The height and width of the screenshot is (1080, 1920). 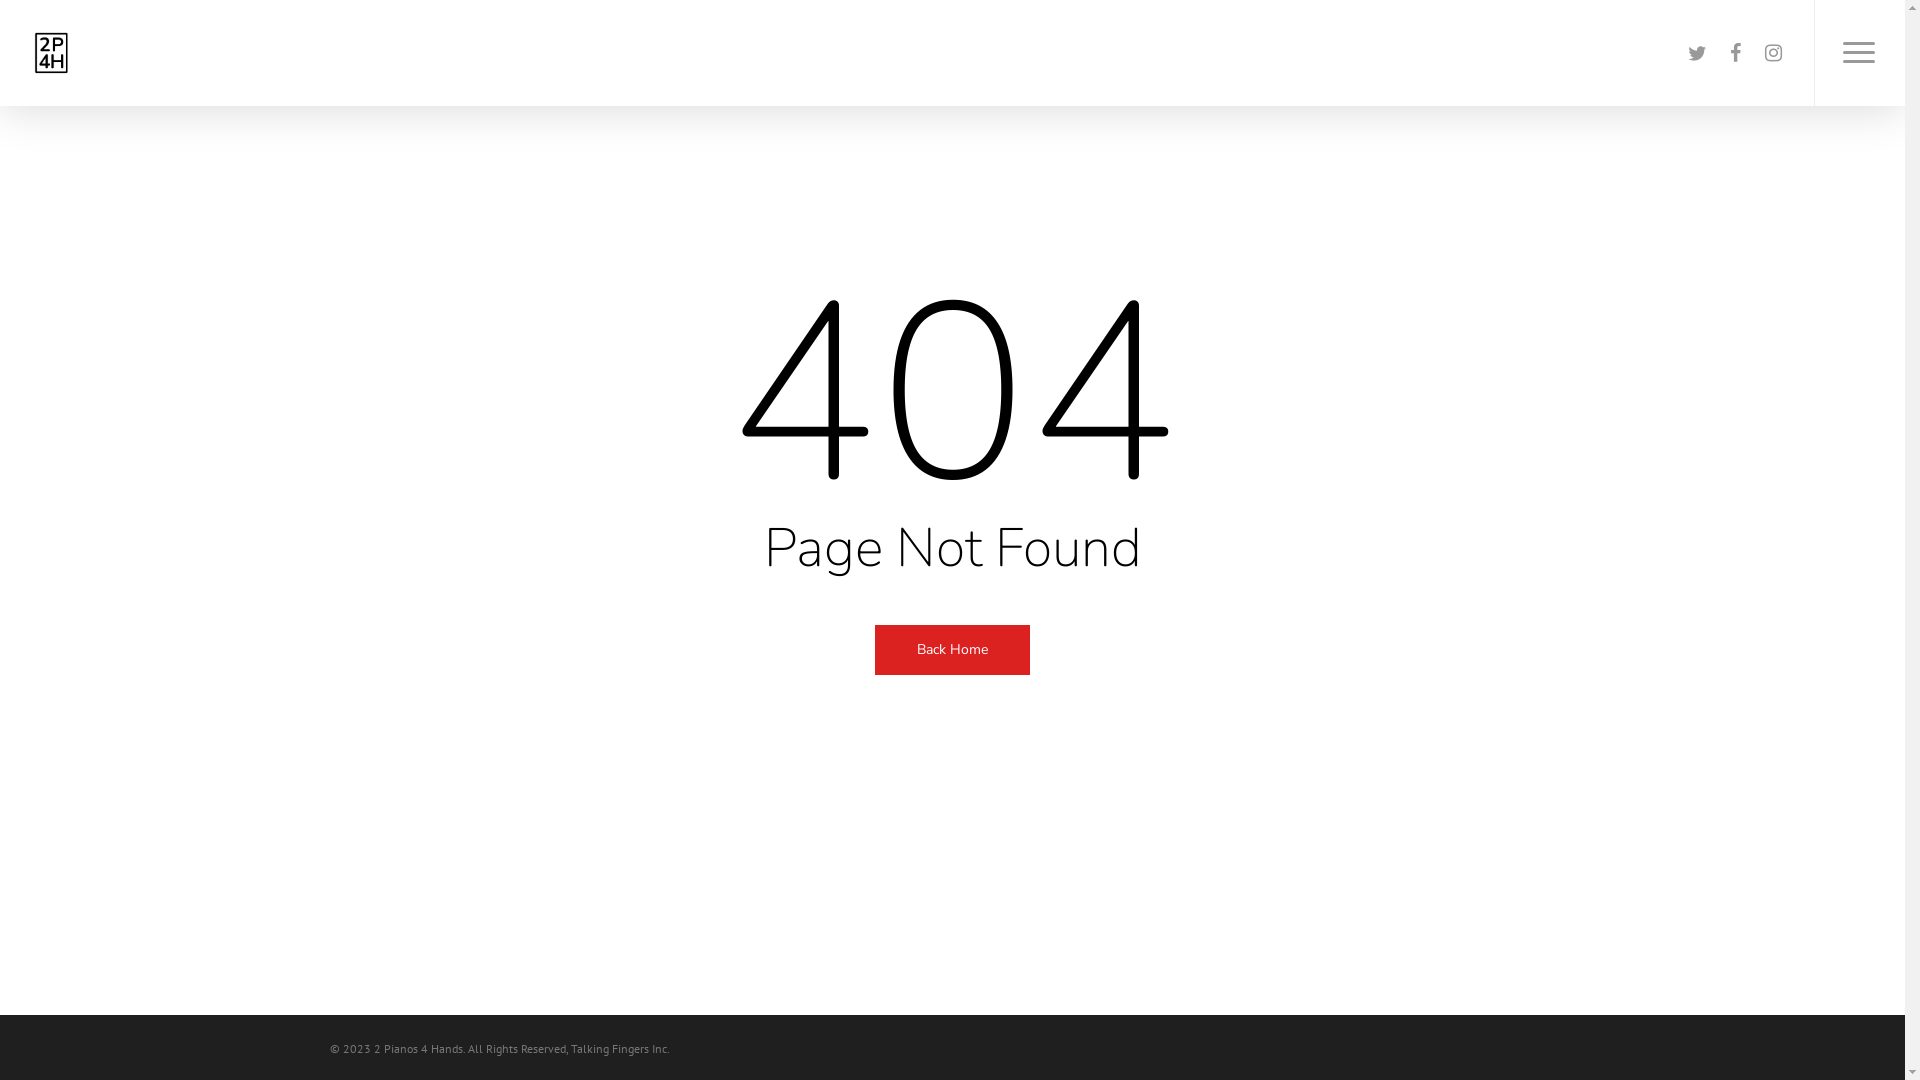 I want to click on 'Menu', so click(x=1814, y=52).